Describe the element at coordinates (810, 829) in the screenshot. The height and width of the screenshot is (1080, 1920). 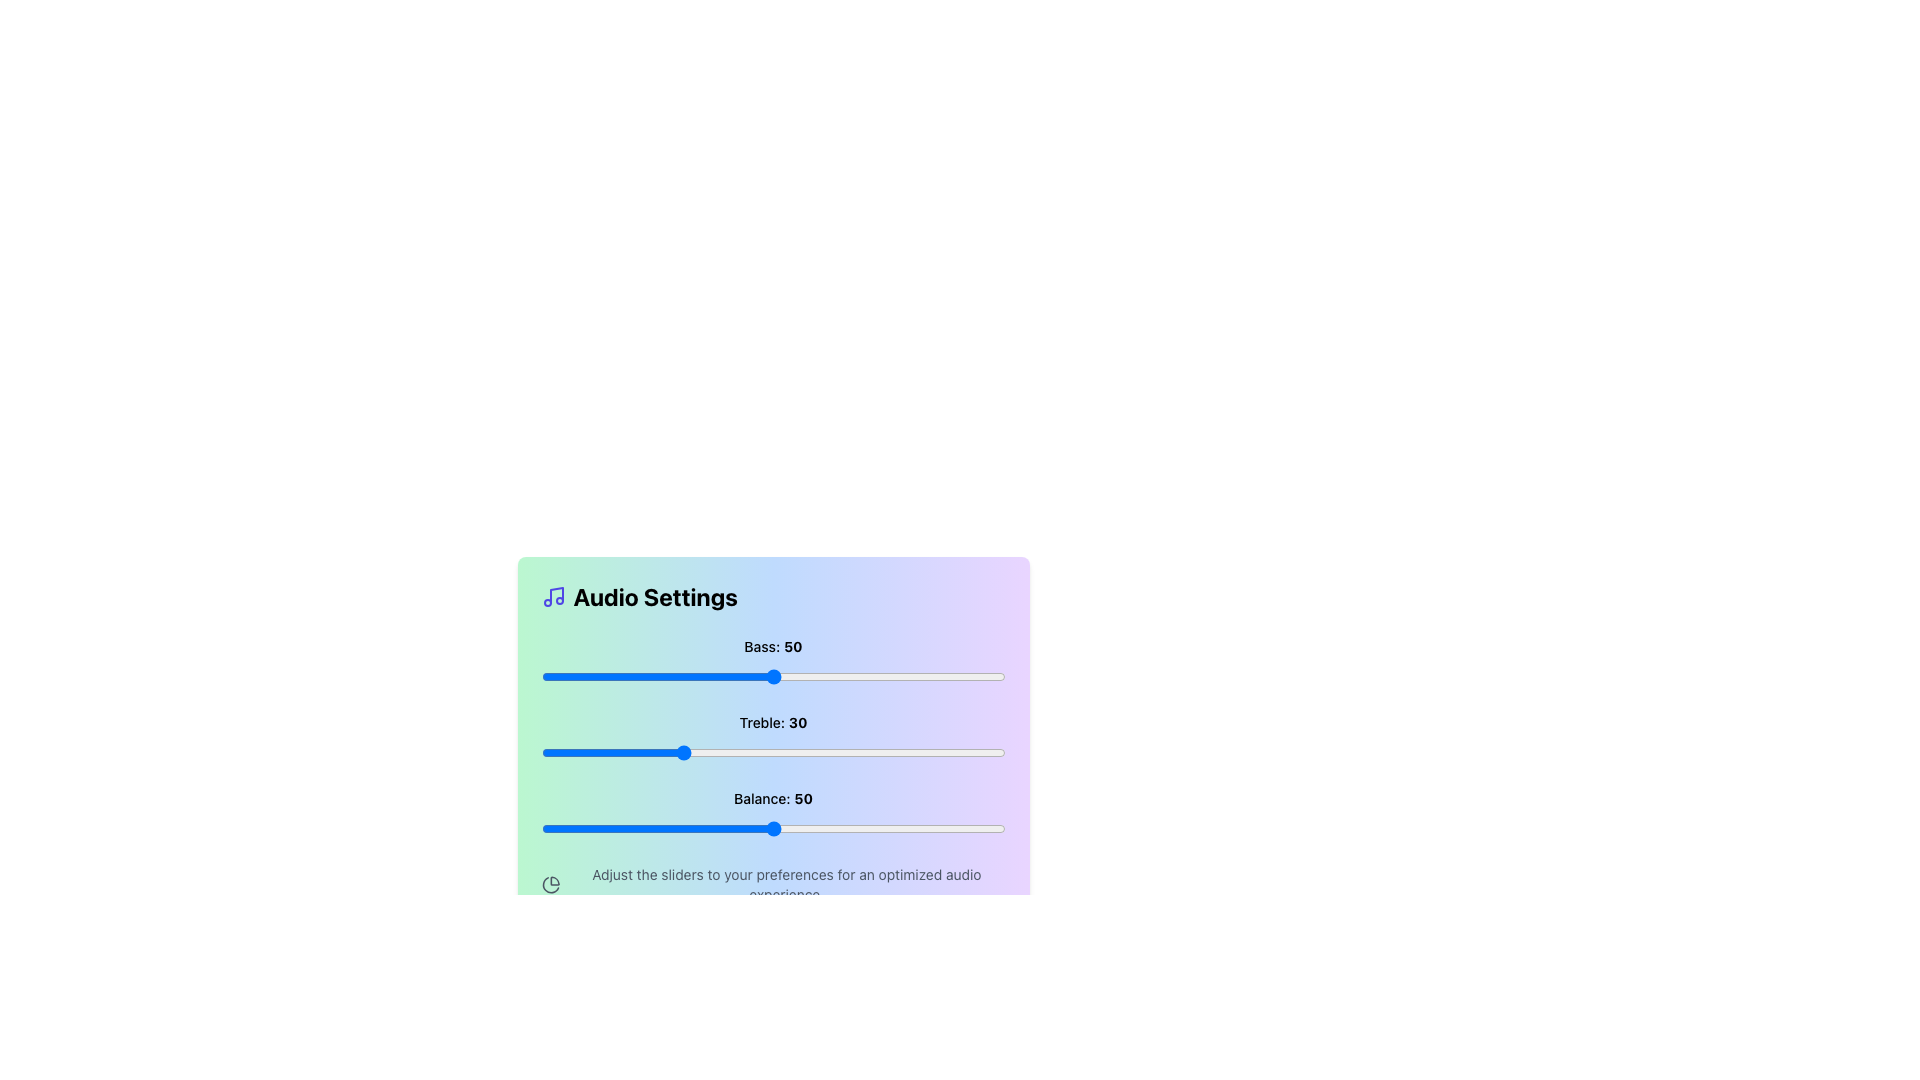
I see `balance` at that location.